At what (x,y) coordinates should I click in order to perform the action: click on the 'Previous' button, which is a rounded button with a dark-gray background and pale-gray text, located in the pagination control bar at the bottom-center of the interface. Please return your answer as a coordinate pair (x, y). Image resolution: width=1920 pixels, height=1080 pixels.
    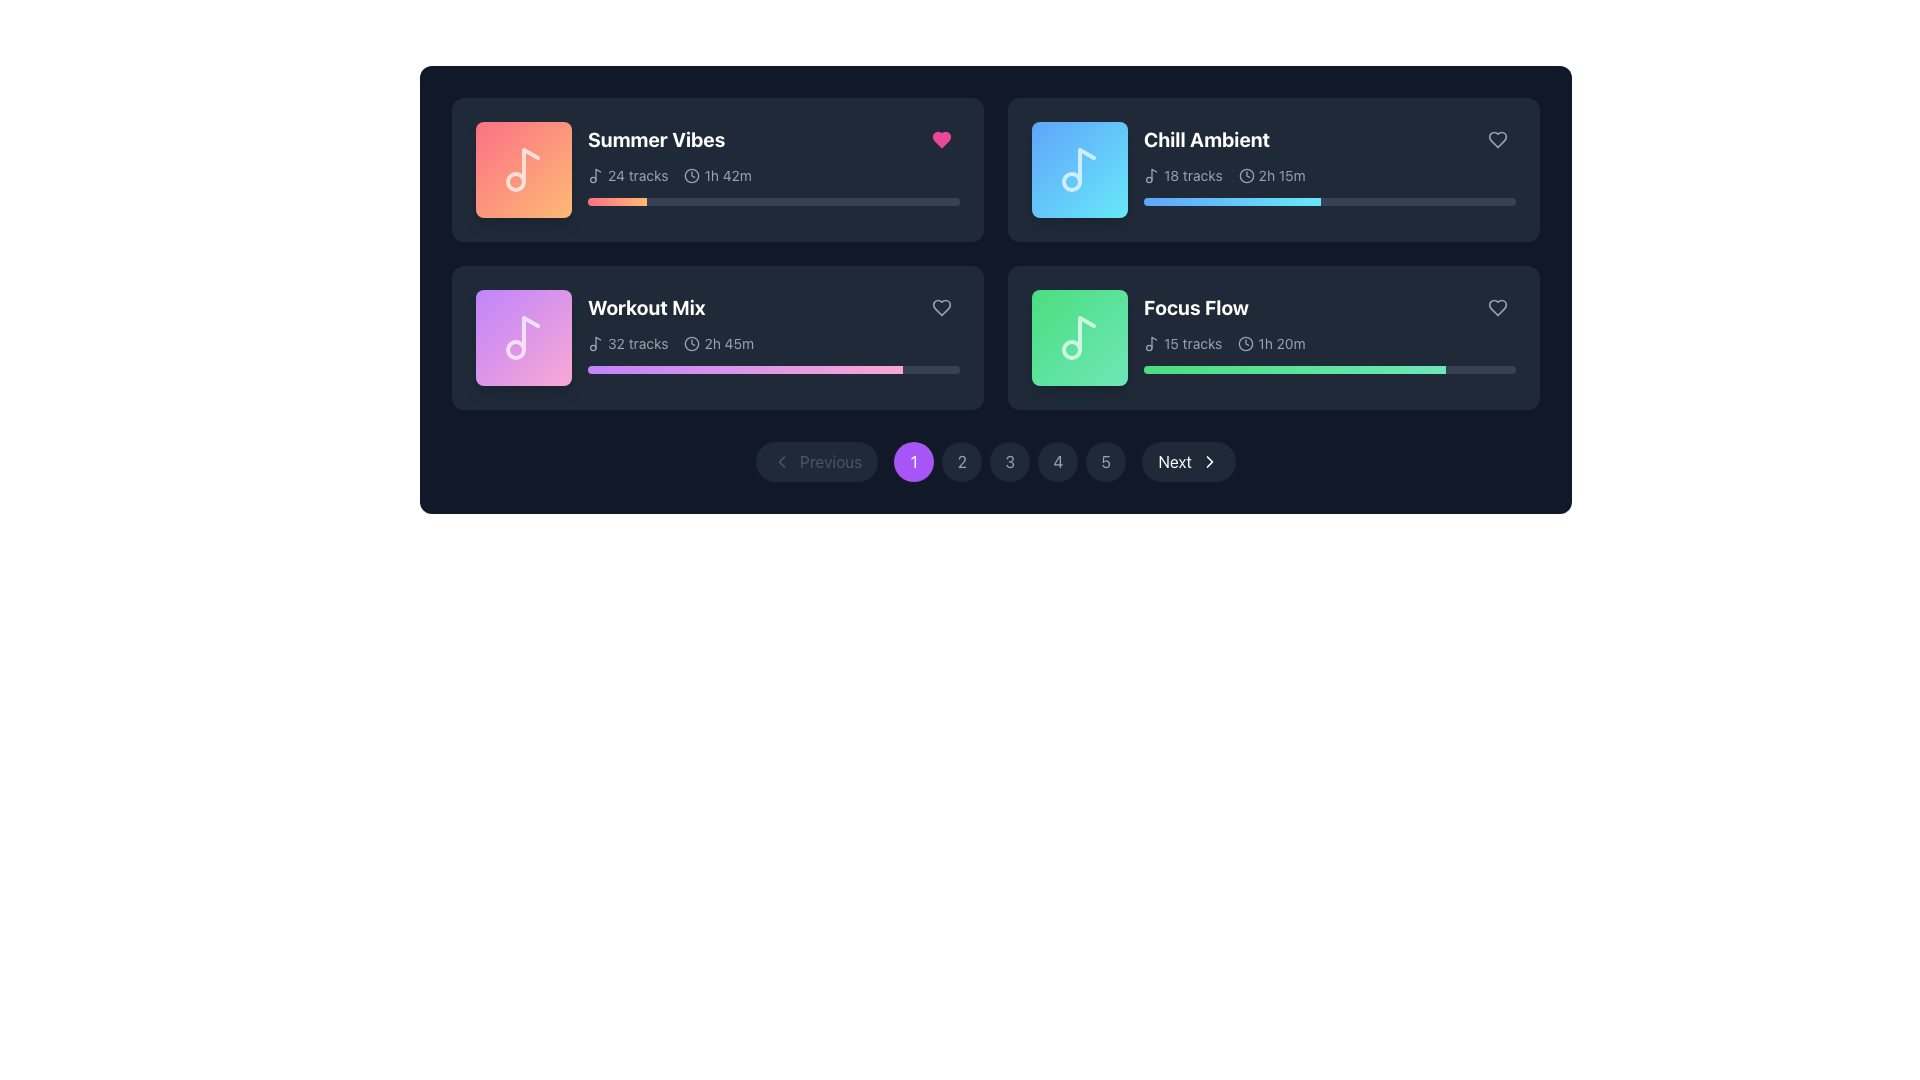
    Looking at the image, I should click on (817, 462).